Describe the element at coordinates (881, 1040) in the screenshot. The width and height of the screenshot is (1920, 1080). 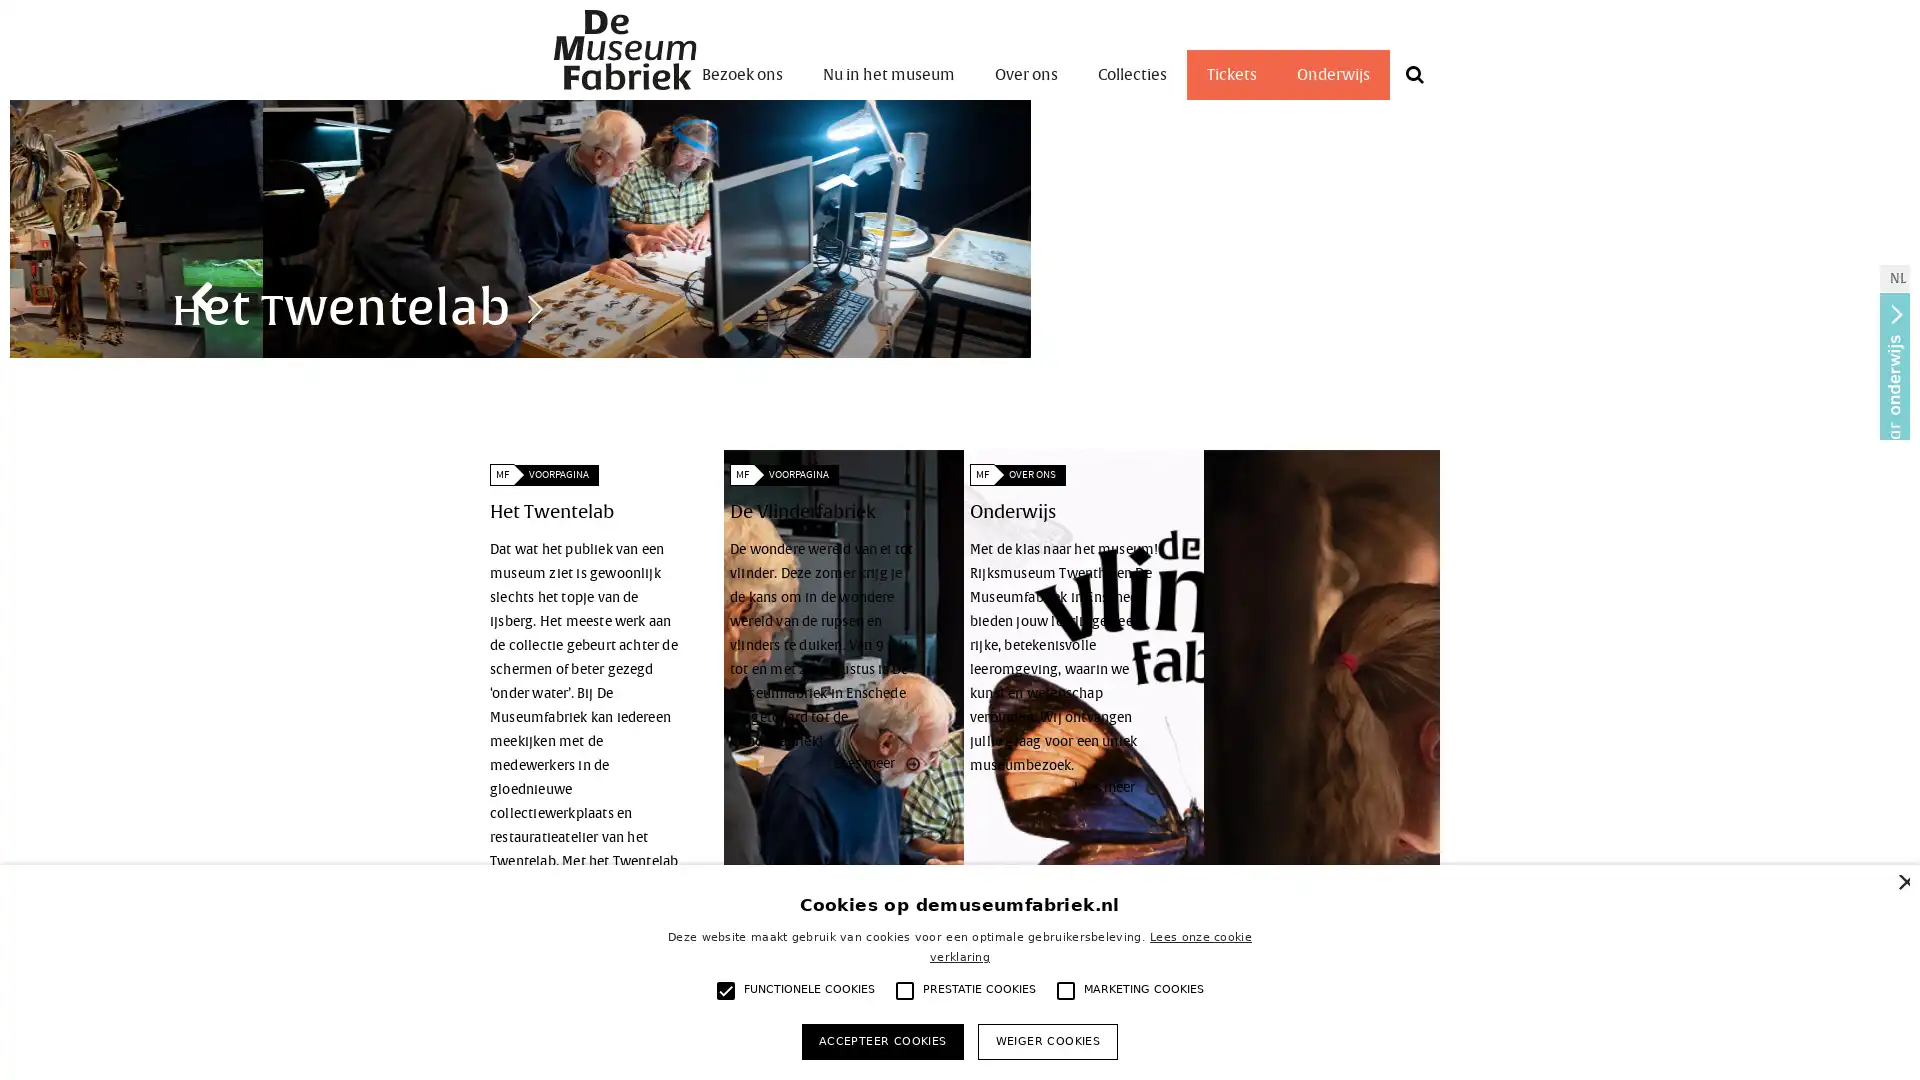
I see `ACCEPTEER COOKIES` at that location.